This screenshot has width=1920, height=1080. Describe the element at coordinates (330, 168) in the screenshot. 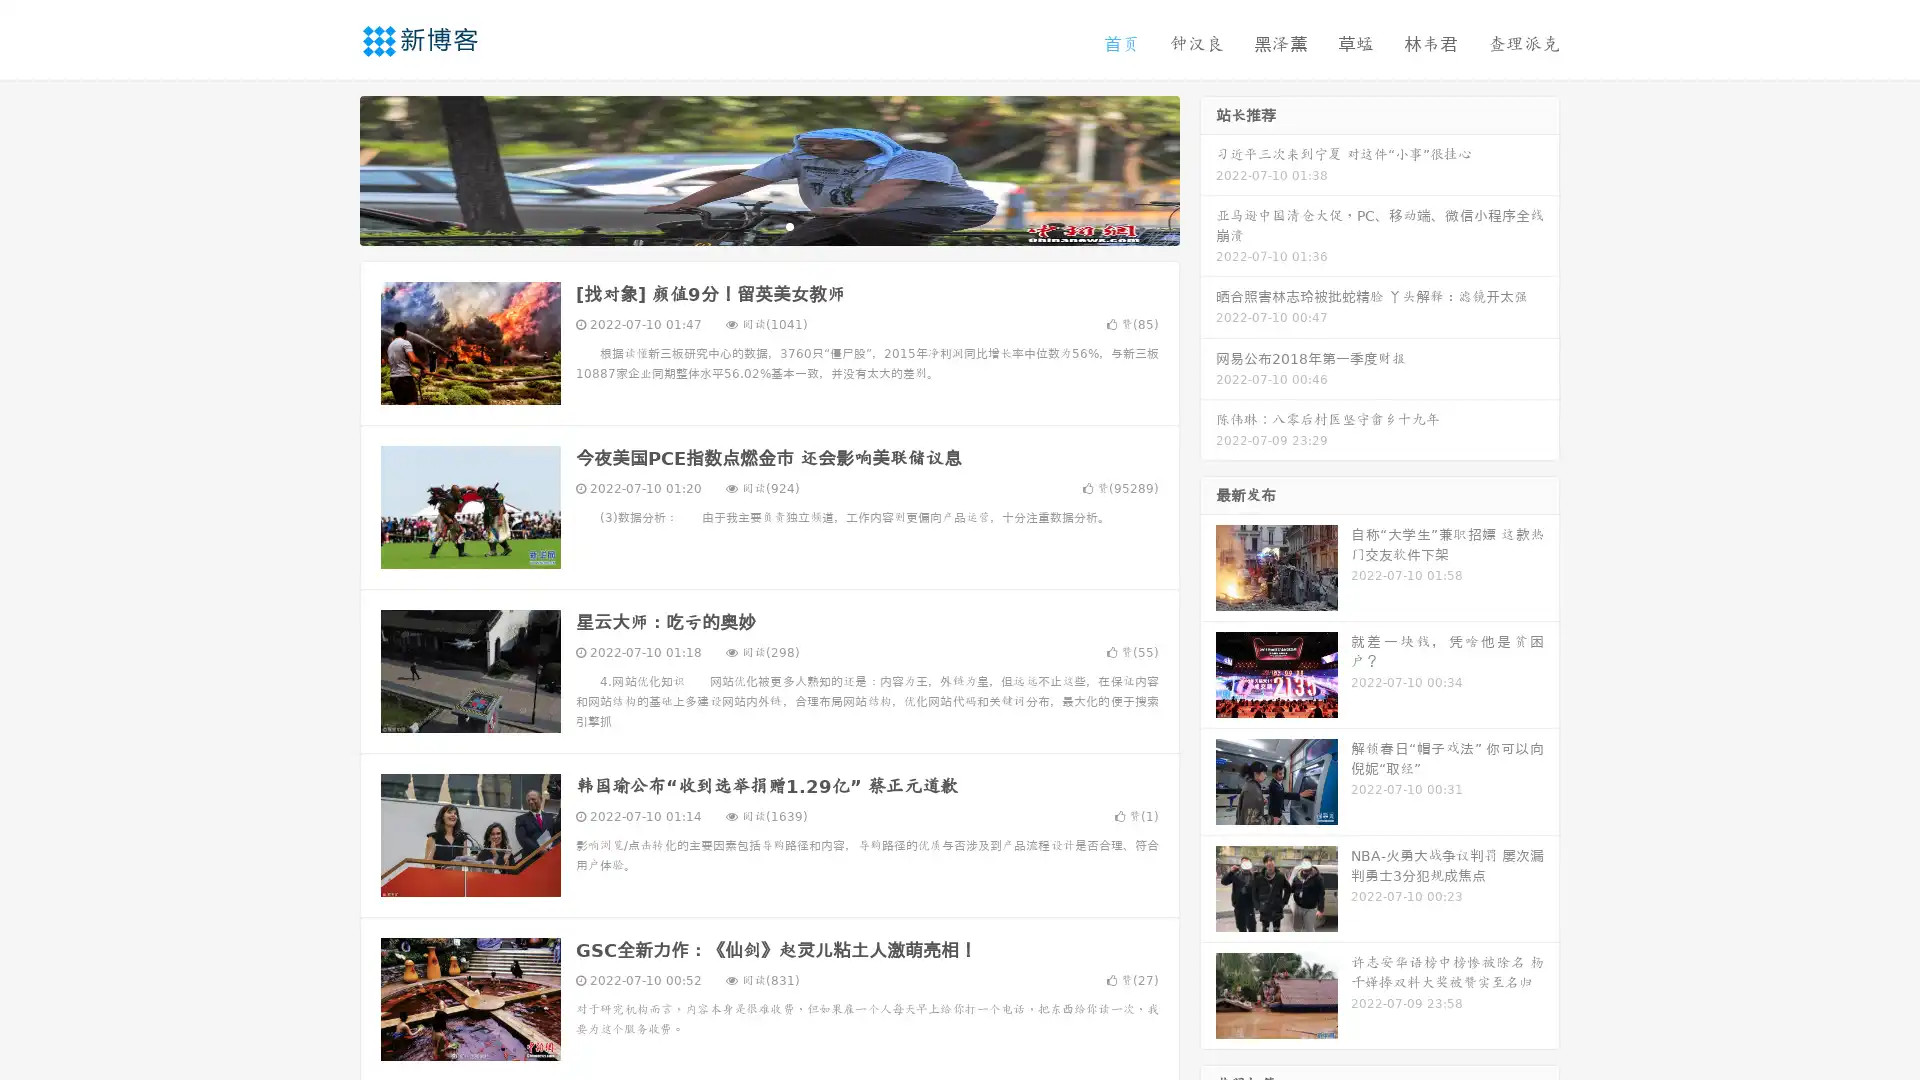

I see `Previous slide` at that location.